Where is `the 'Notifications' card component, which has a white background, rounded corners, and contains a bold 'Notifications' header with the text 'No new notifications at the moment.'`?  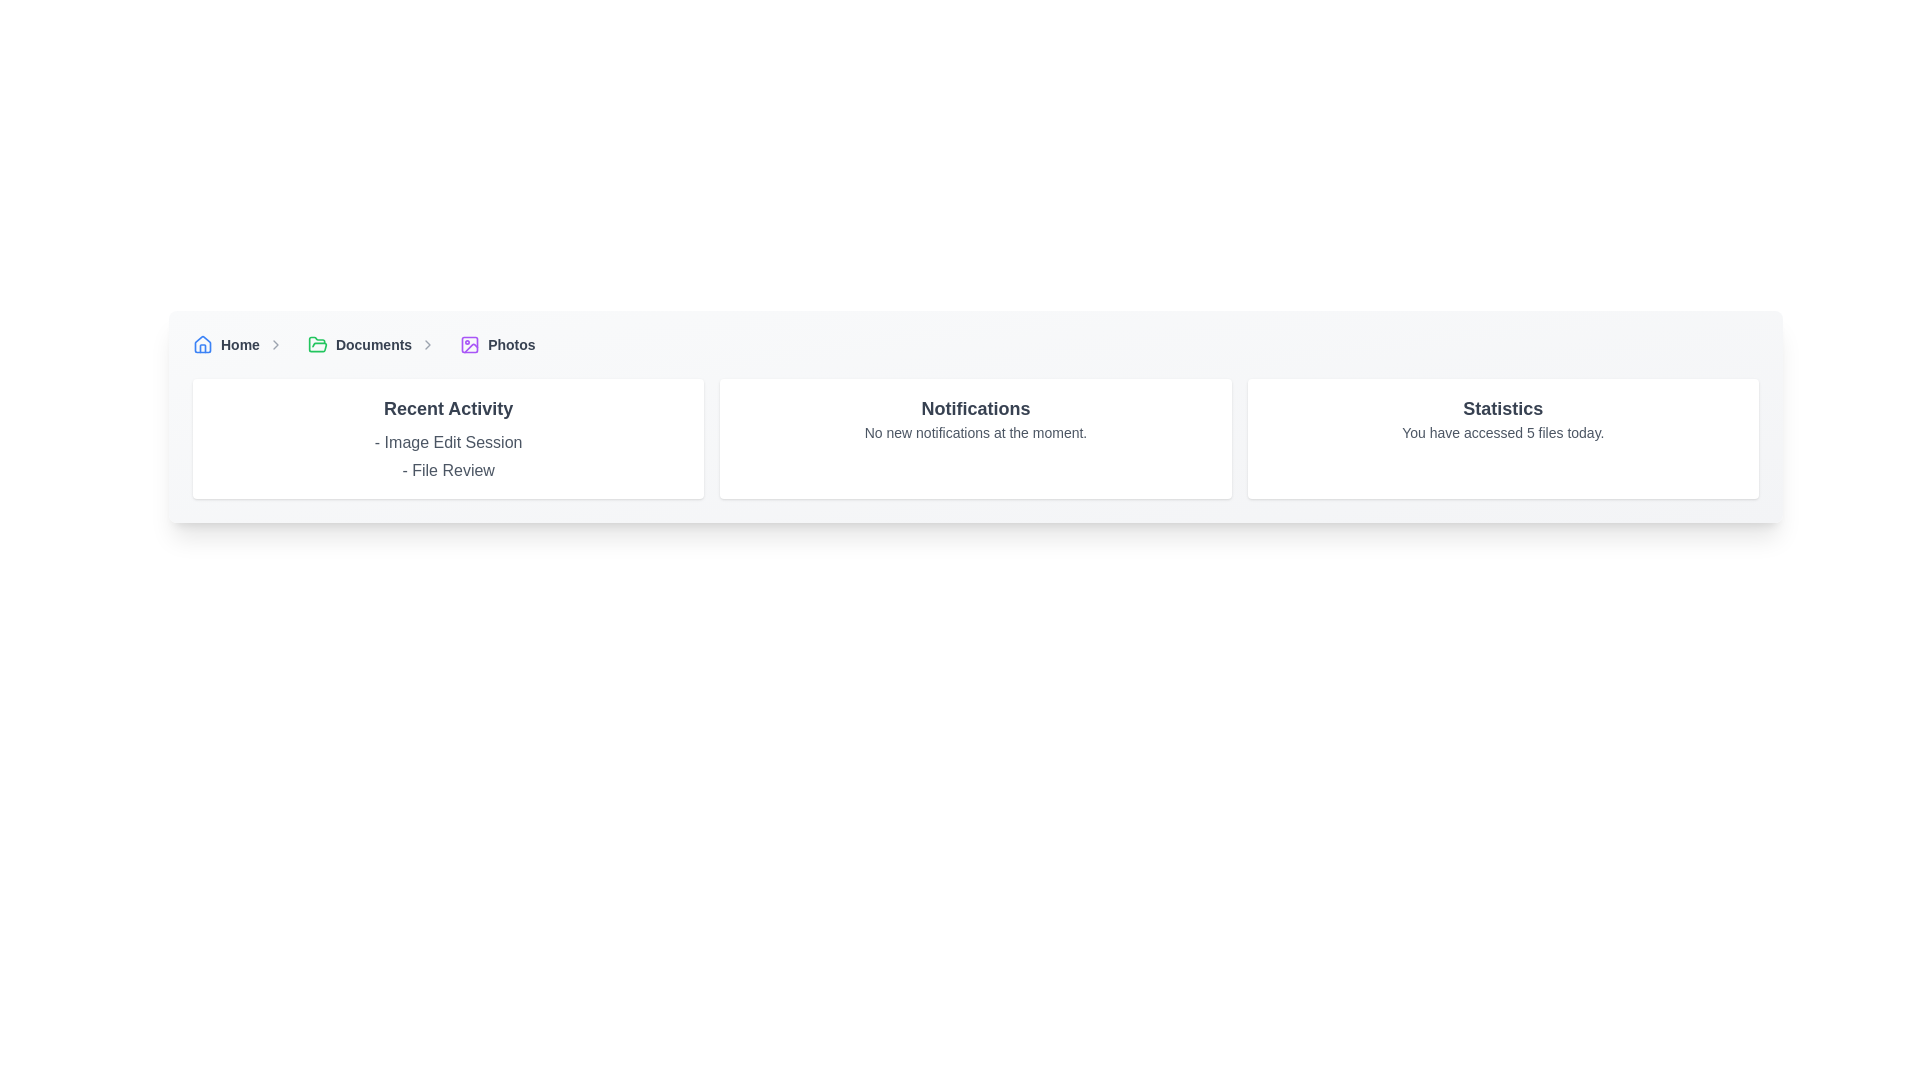
the 'Notifications' card component, which has a white background, rounded corners, and contains a bold 'Notifications' header with the text 'No new notifications at the moment.' is located at coordinates (975, 438).